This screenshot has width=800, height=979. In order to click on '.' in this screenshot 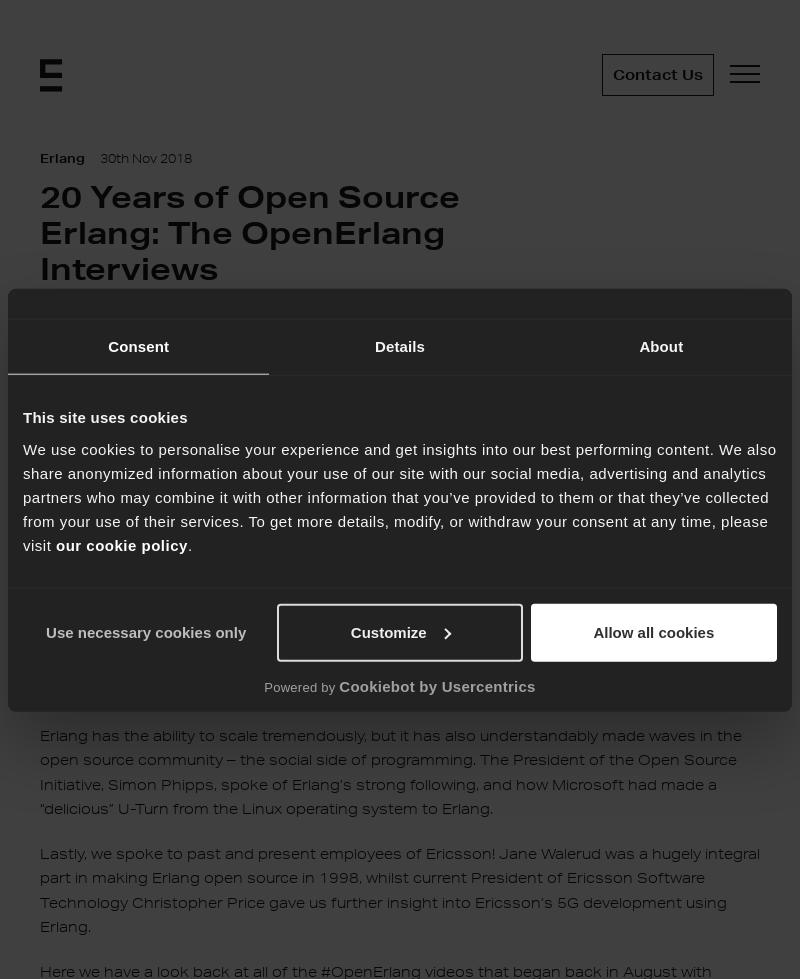, I will do `click(188, 543)`.